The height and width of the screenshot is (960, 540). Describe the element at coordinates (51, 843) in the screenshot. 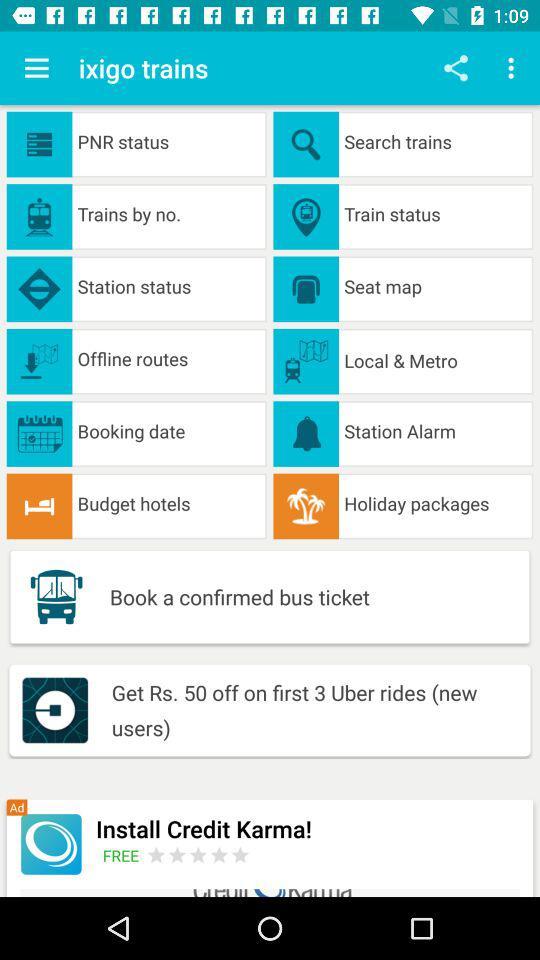

I see `advertisement icon` at that location.